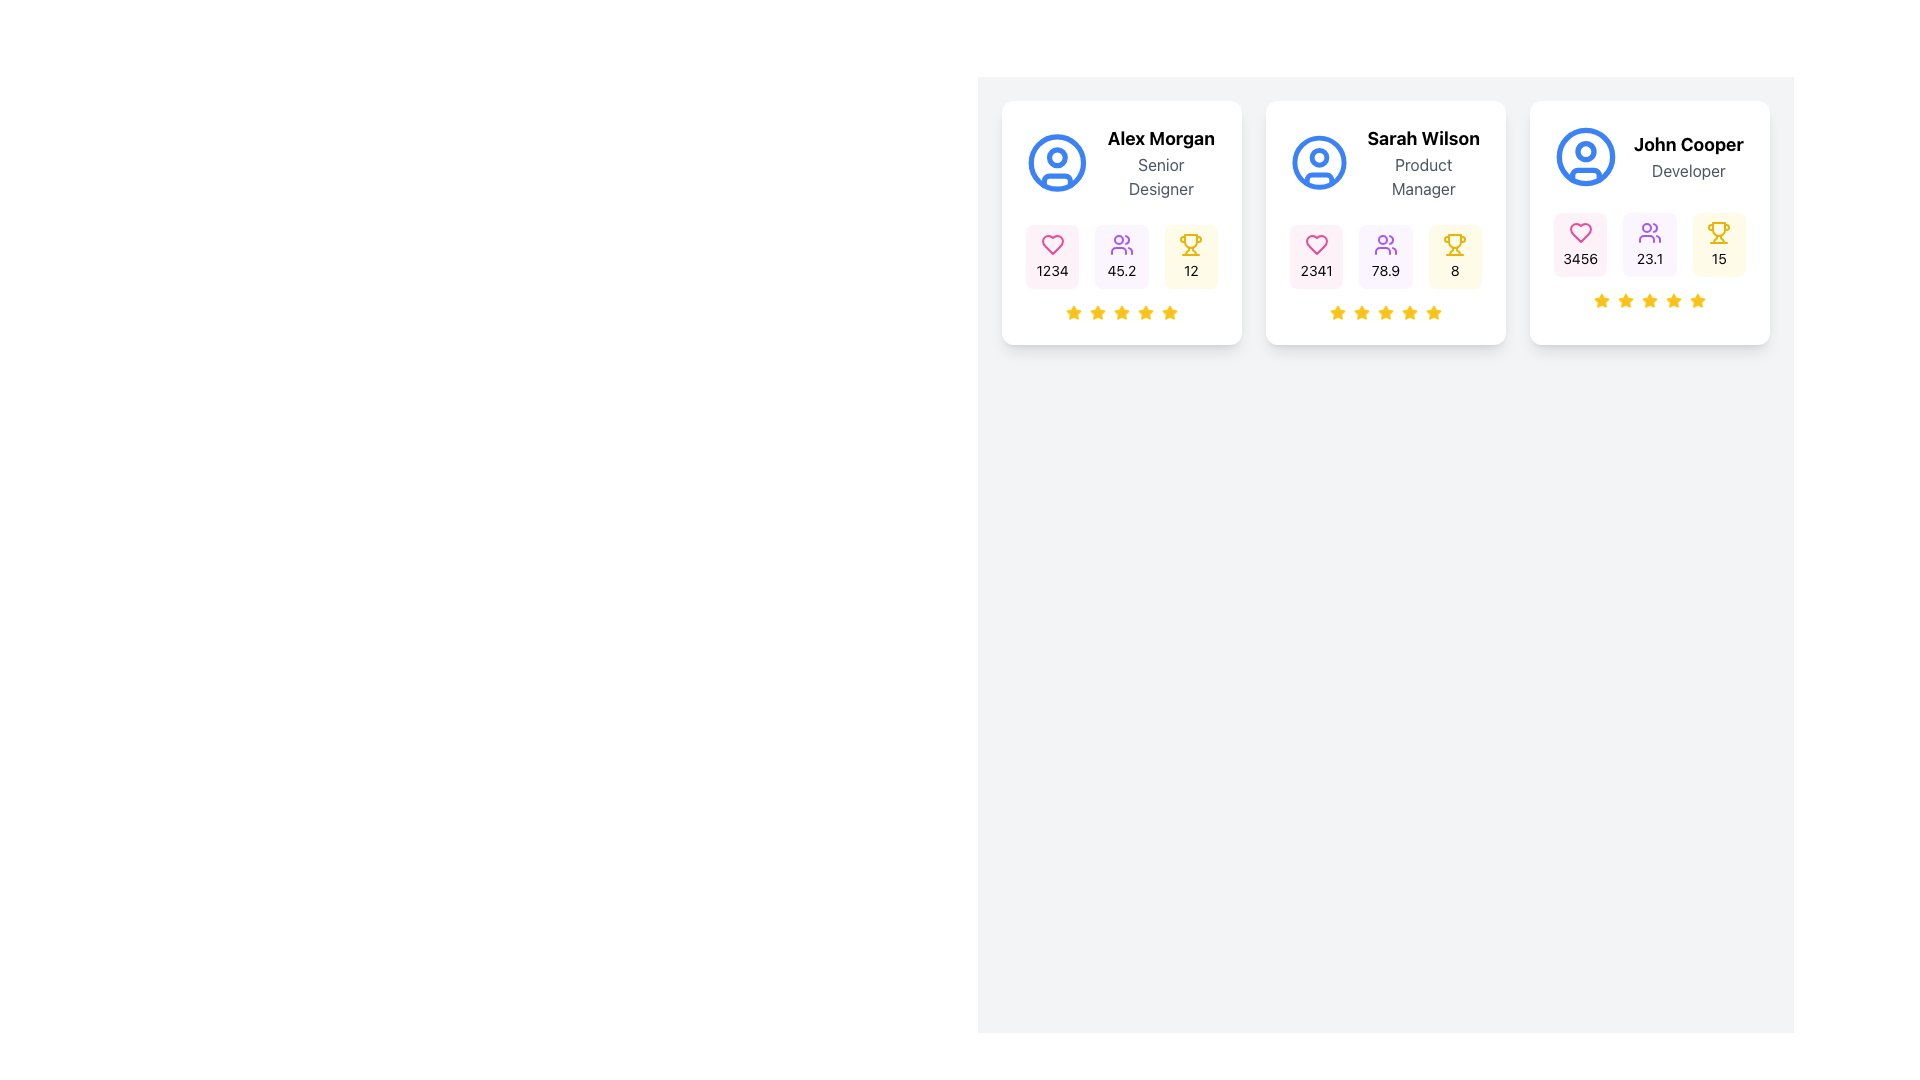  What do you see at coordinates (1602, 300) in the screenshot?
I see `the second yellow star icon in the rating system below John Cooper's profile details` at bounding box center [1602, 300].